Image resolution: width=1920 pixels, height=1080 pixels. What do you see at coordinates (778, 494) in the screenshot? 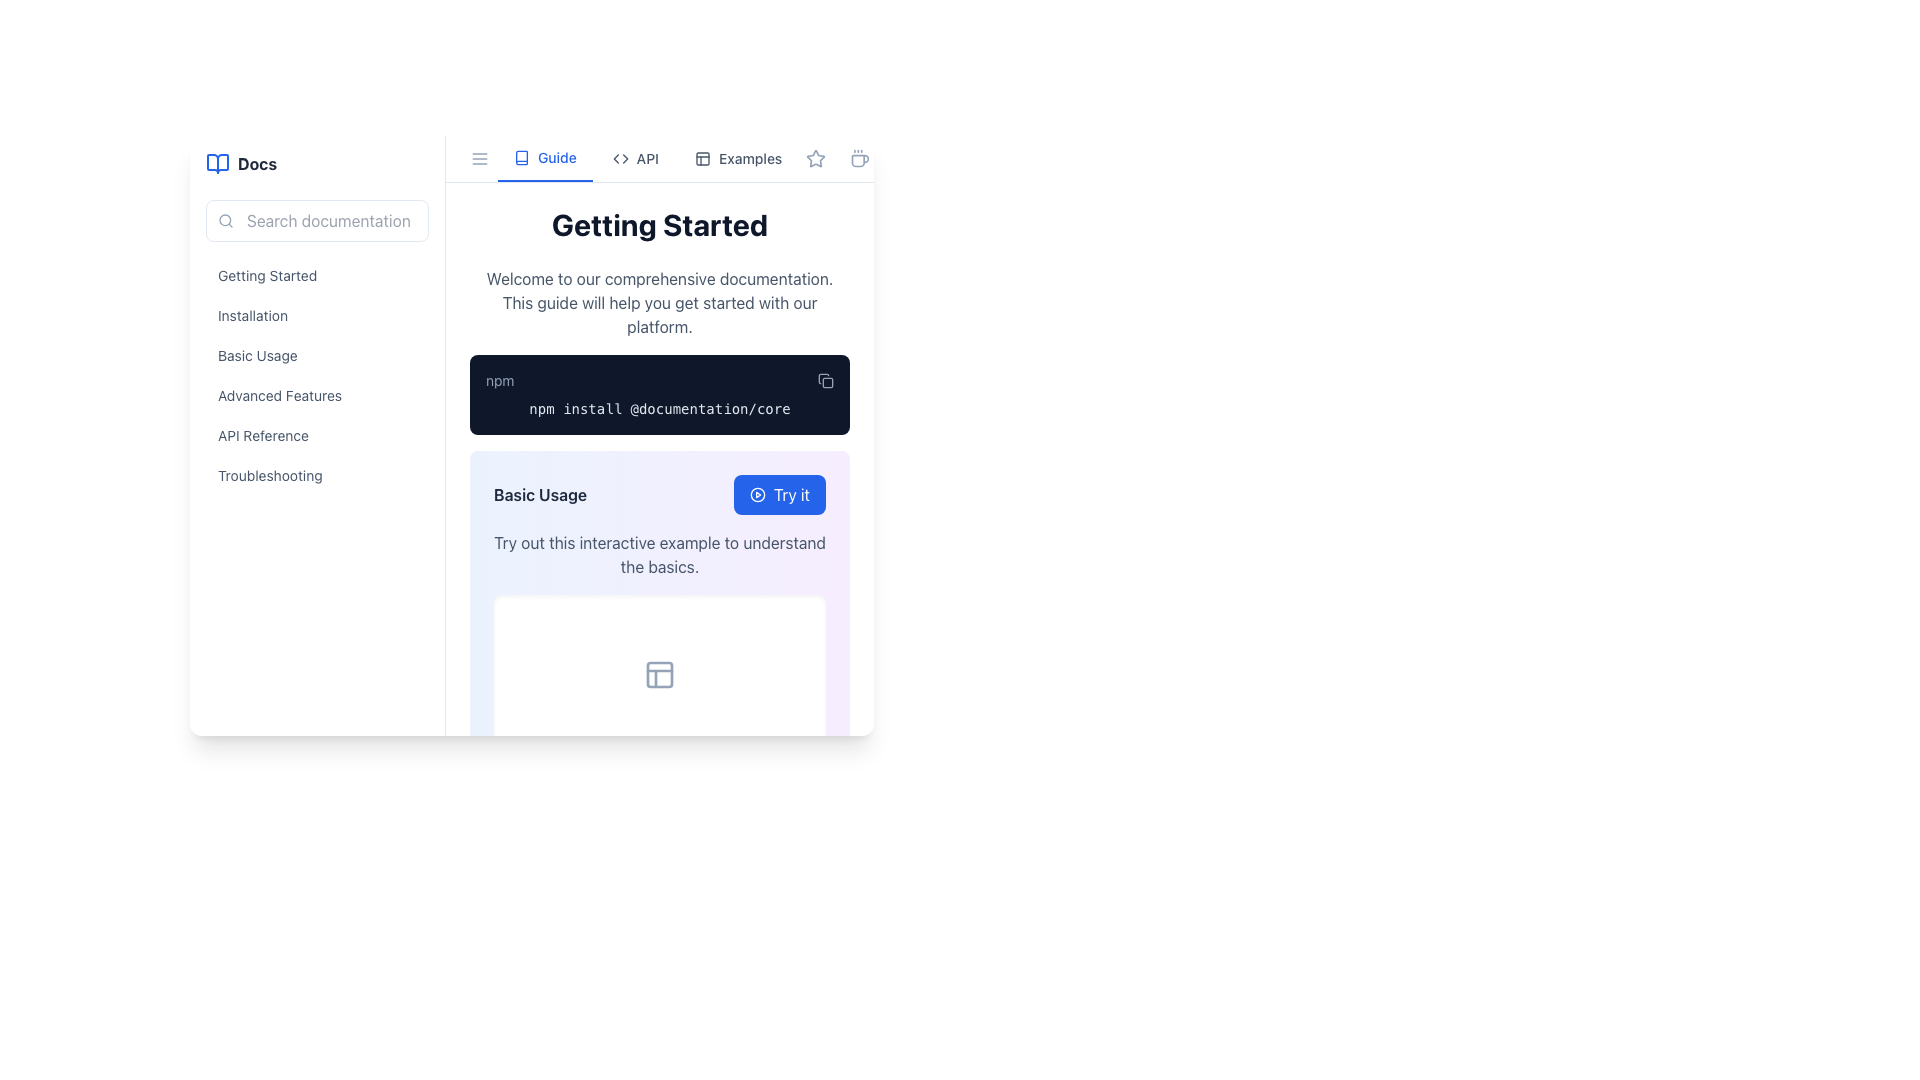
I see `the button located on the right side of the 'Basic Usage' section` at bounding box center [778, 494].